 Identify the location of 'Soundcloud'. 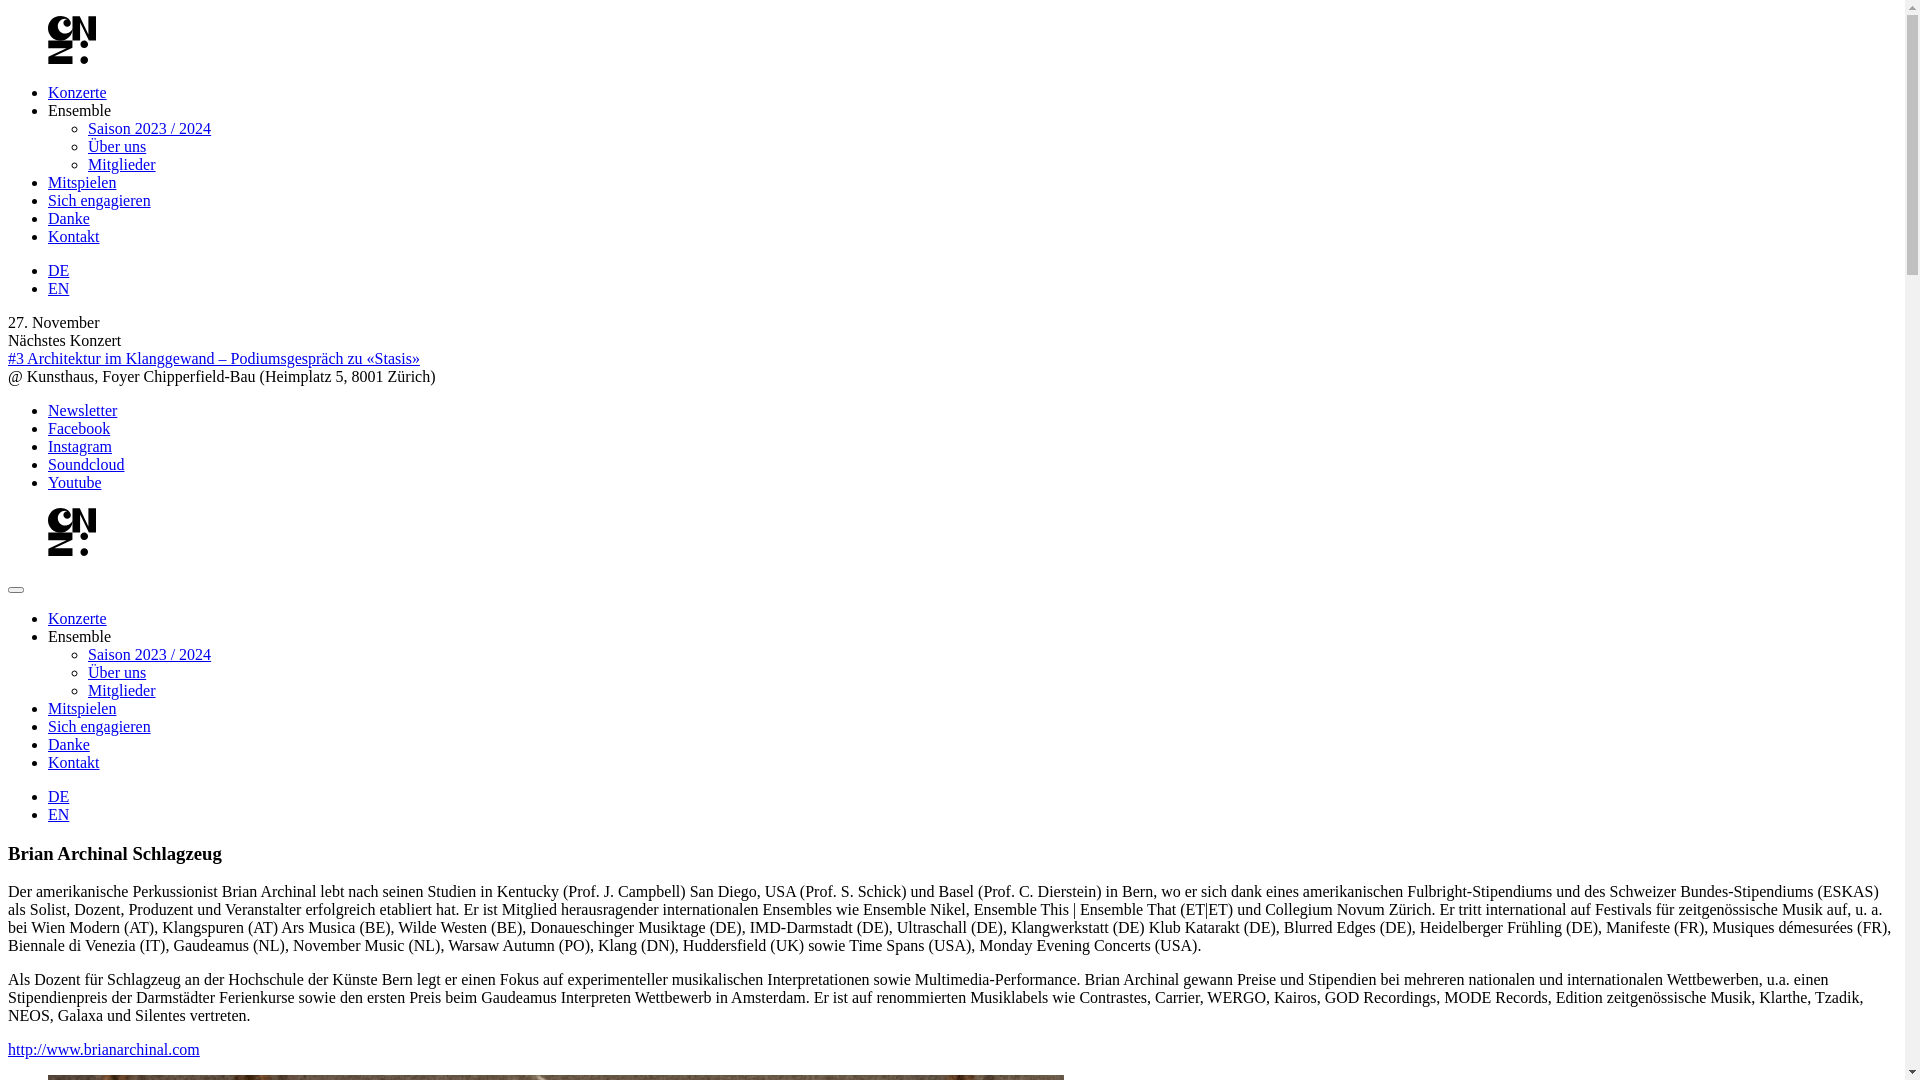
(85, 464).